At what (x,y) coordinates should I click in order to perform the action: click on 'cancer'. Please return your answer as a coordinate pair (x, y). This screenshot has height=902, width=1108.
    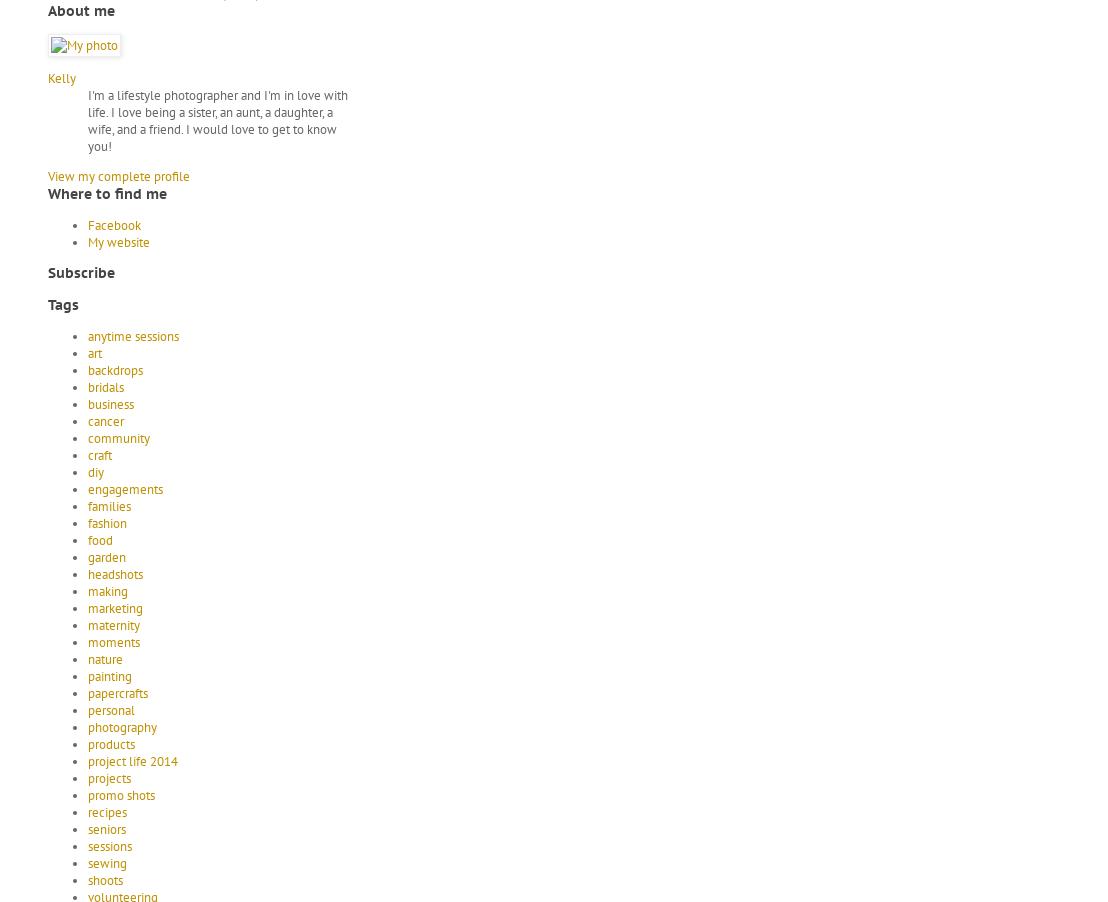
    Looking at the image, I should click on (106, 420).